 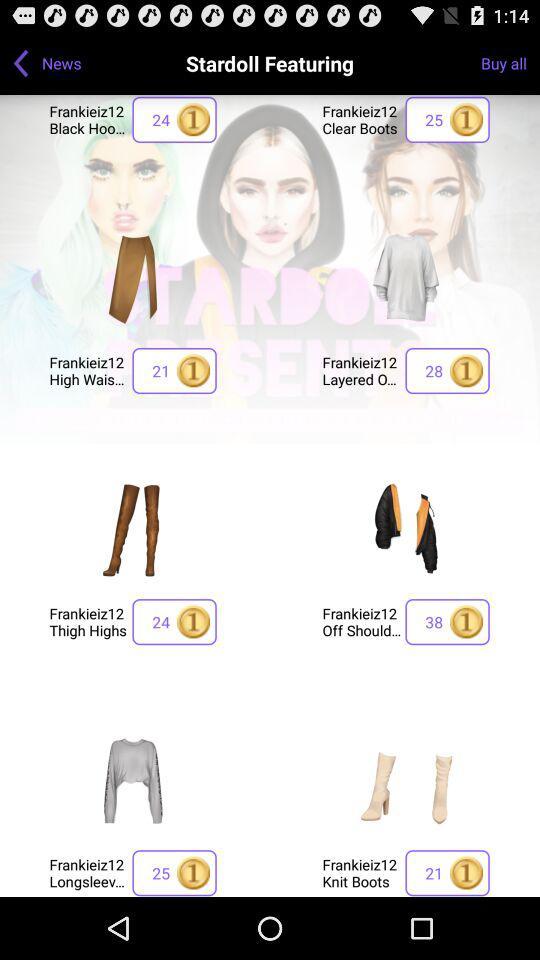 I want to click on app next to the stardoll featuring item, so click(x=510, y=62).